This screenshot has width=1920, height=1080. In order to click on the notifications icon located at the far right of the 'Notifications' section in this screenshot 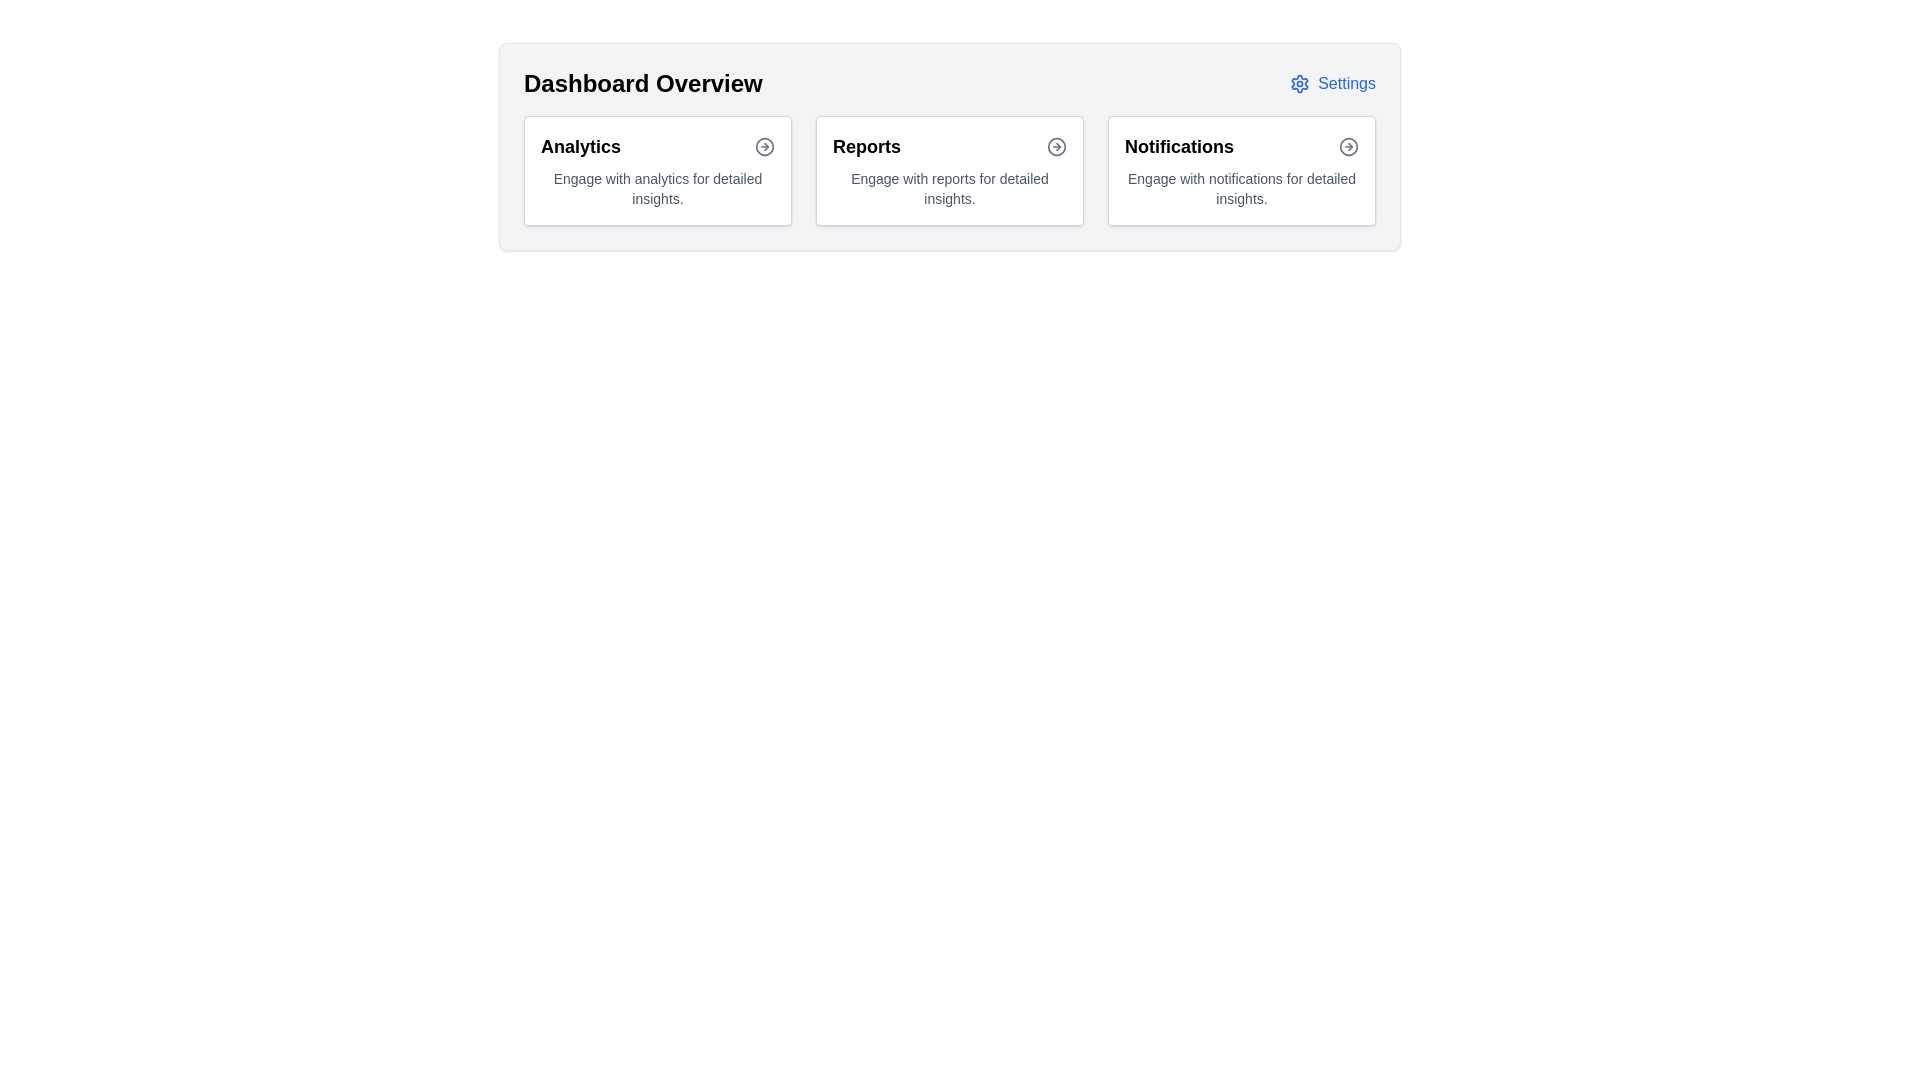, I will do `click(1348, 145)`.